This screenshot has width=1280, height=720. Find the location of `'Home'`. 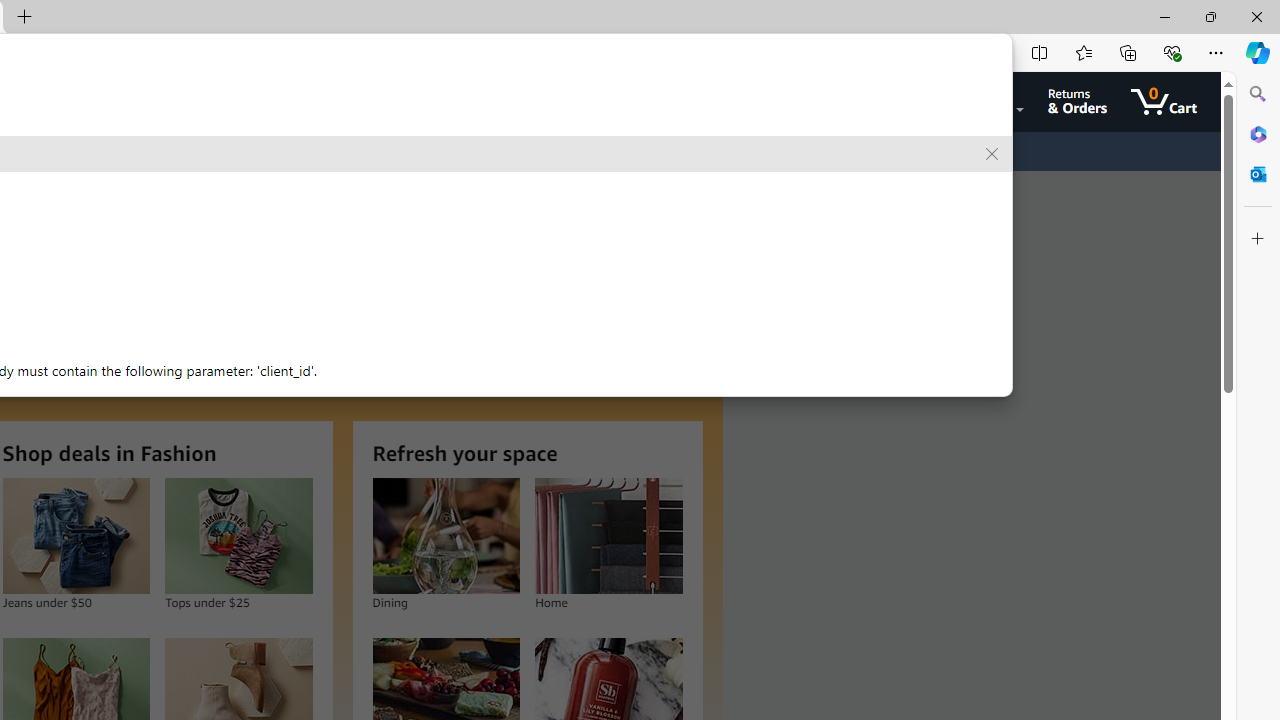

'Home' is located at coordinates (607, 535).